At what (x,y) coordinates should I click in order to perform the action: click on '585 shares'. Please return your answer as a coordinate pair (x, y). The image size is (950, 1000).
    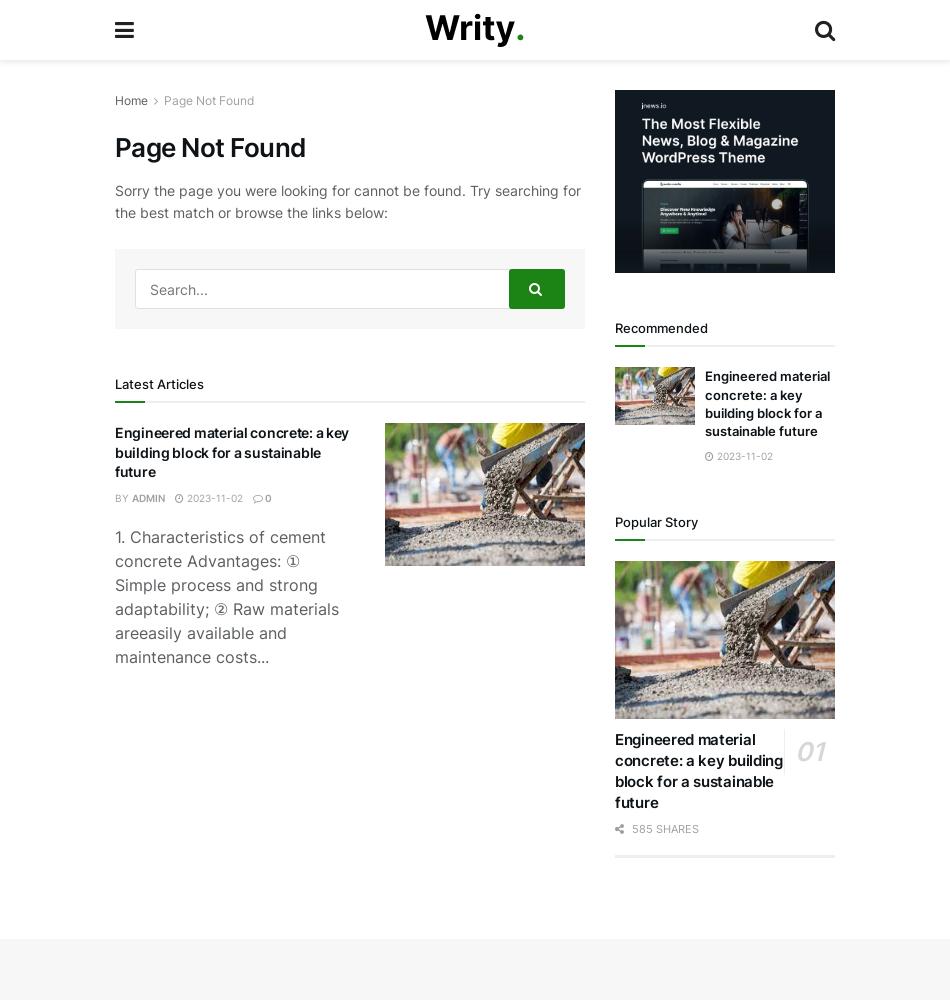
    Looking at the image, I should click on (663, 827).